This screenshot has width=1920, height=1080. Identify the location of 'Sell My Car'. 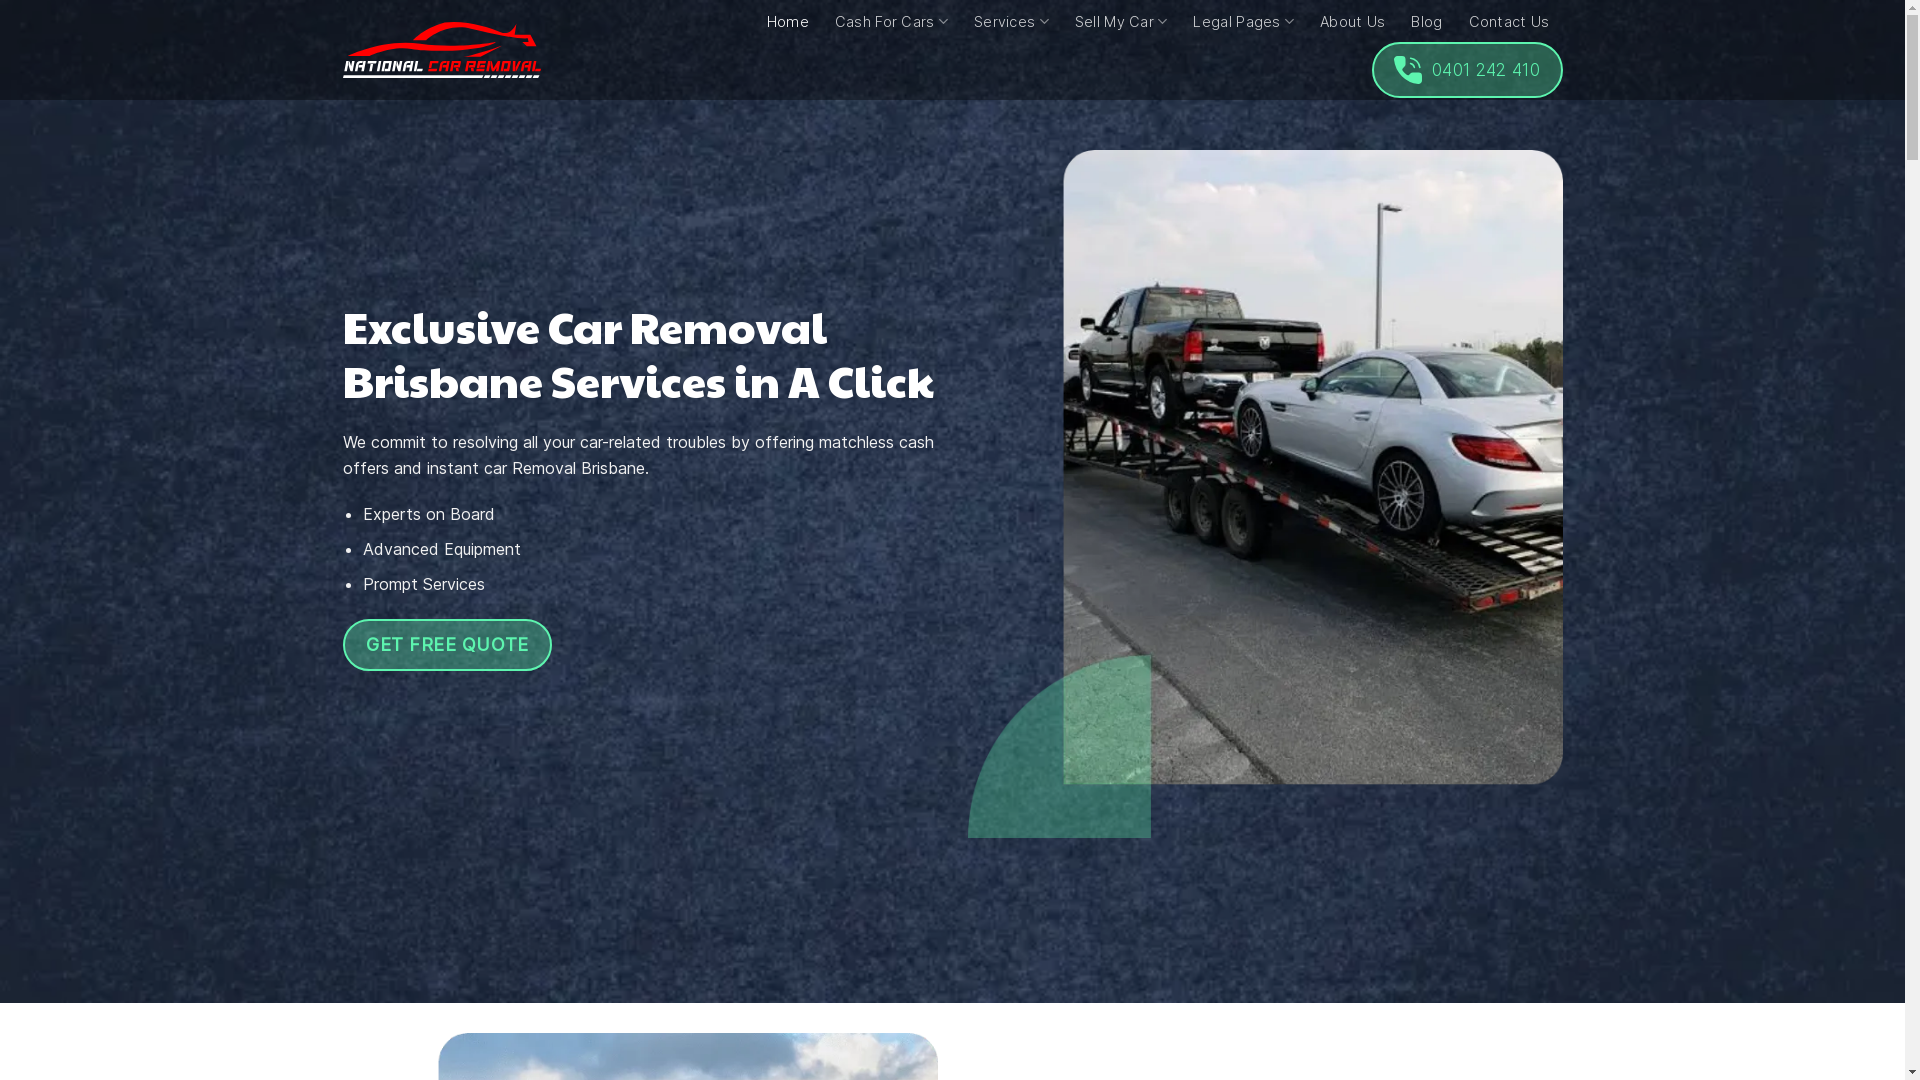
(1121, 21).